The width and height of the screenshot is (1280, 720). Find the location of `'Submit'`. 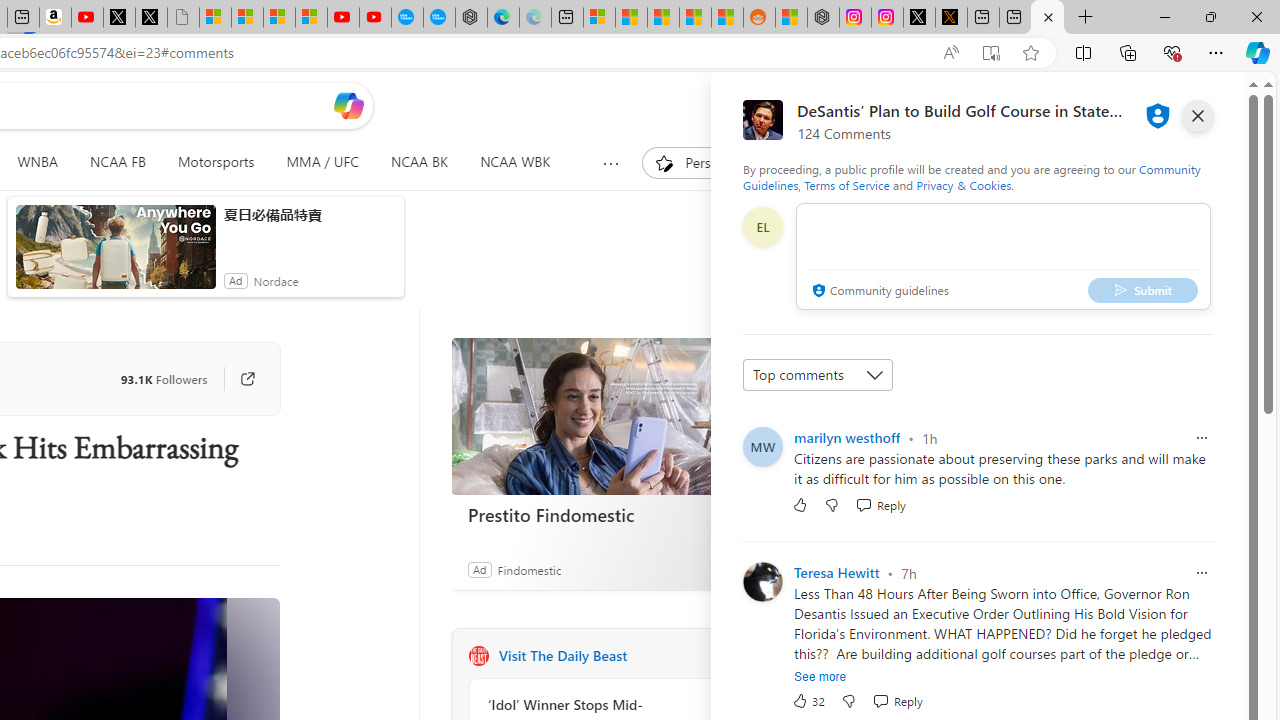

'Submit' is located at coordinates (1143, 290).